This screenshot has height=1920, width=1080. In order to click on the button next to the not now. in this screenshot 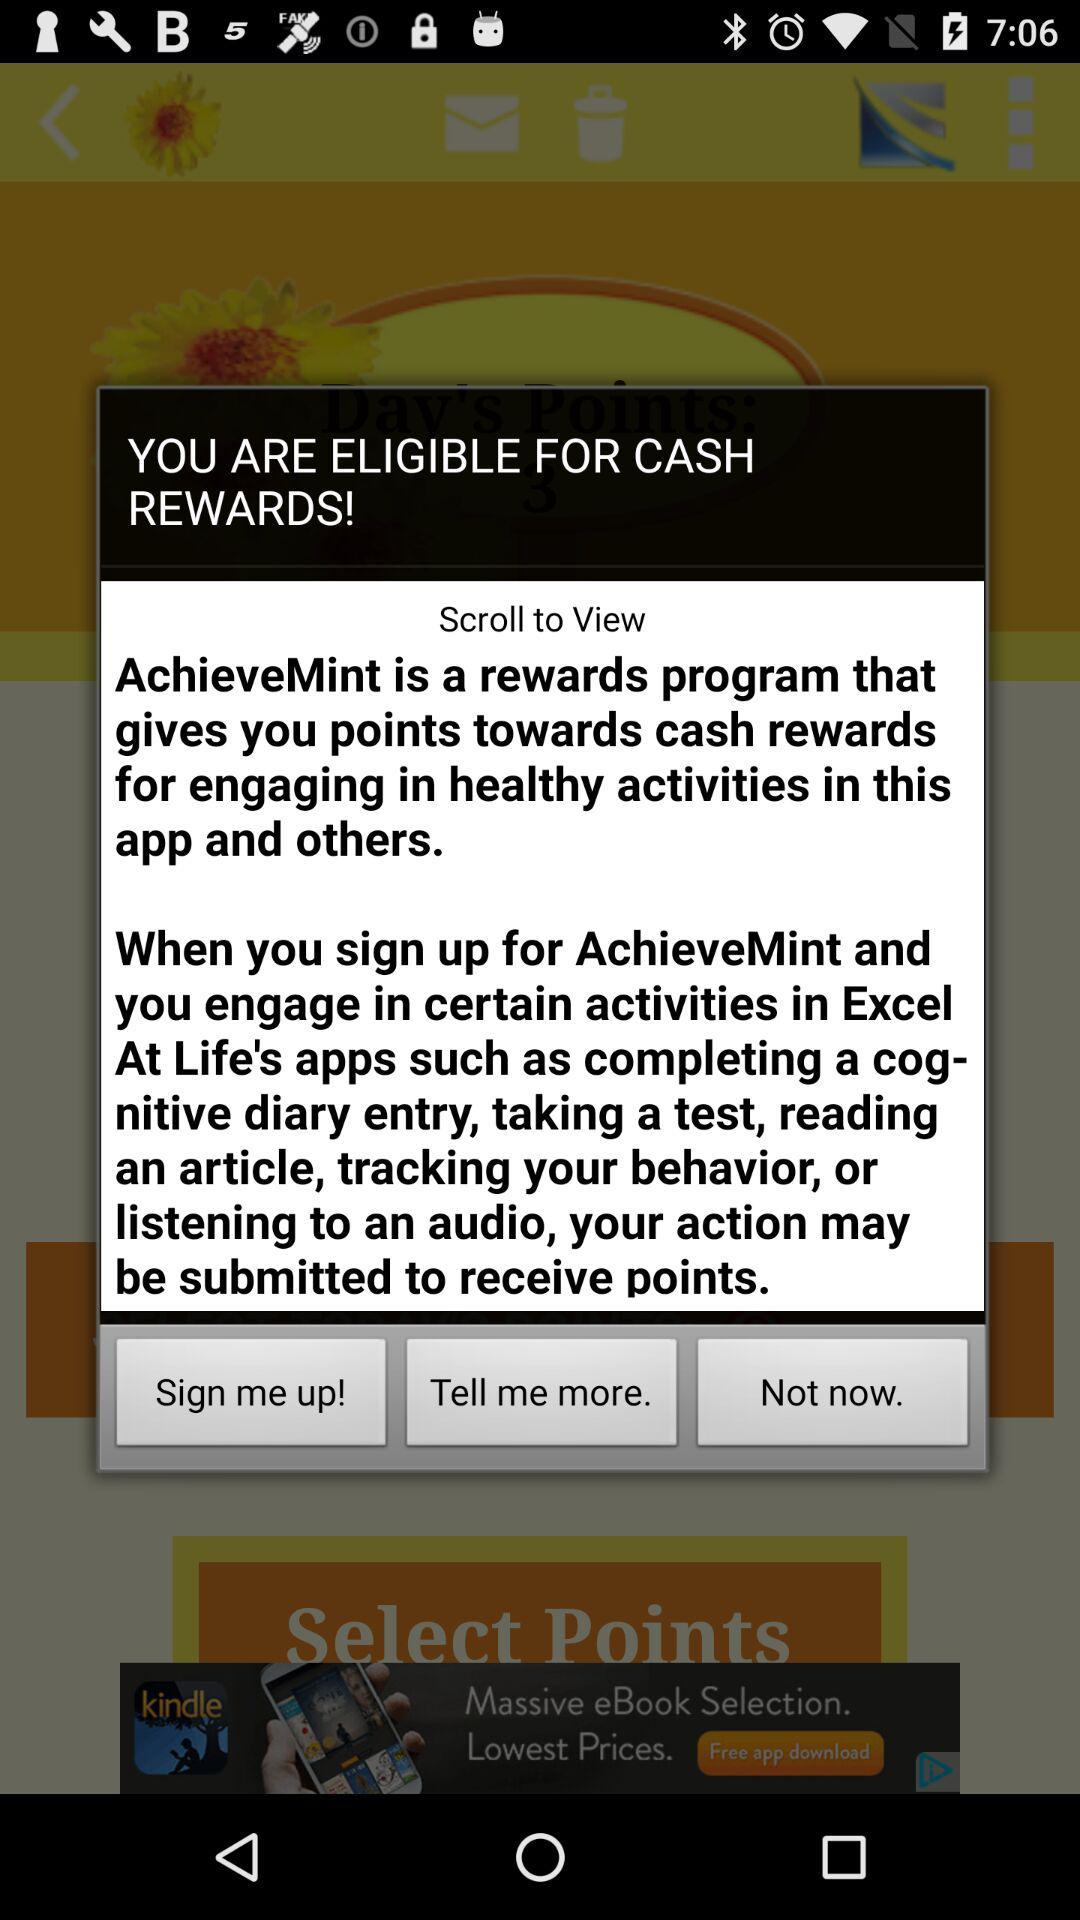, I will do `click(542, 1396)`.